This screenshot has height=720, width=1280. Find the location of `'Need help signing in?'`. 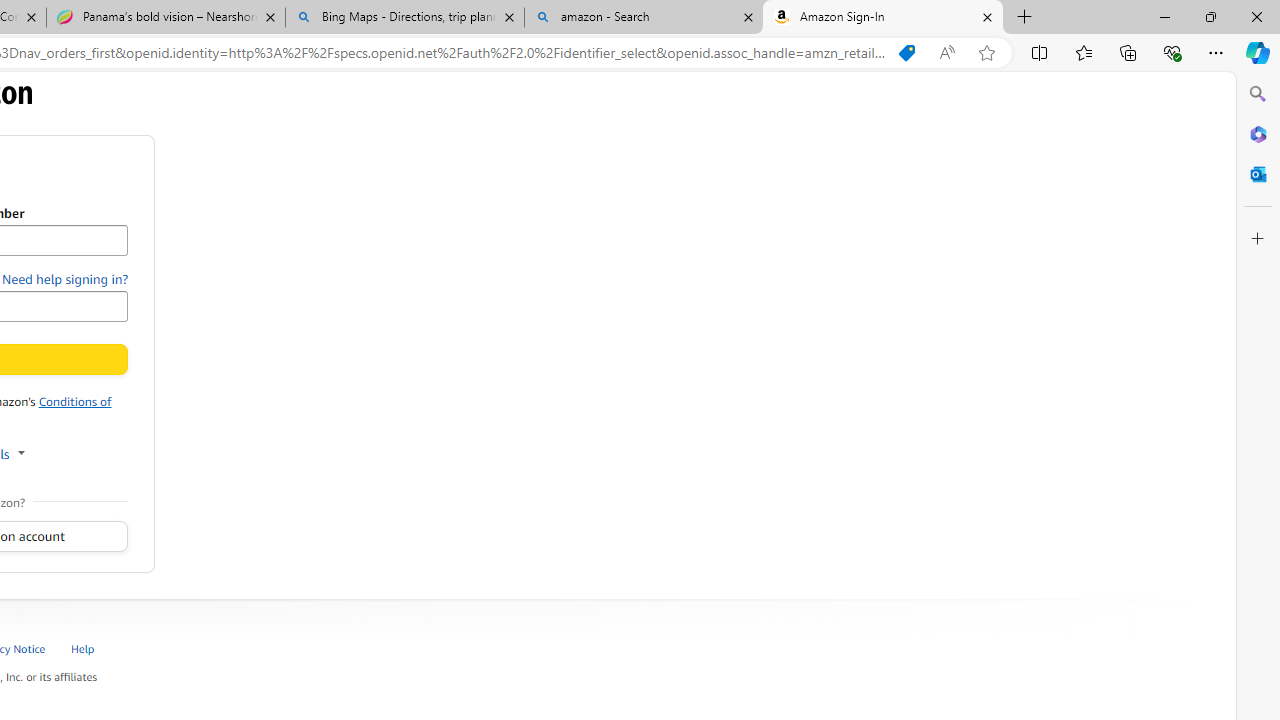

'Need help signing in?' is located at coordinates (65, 279).